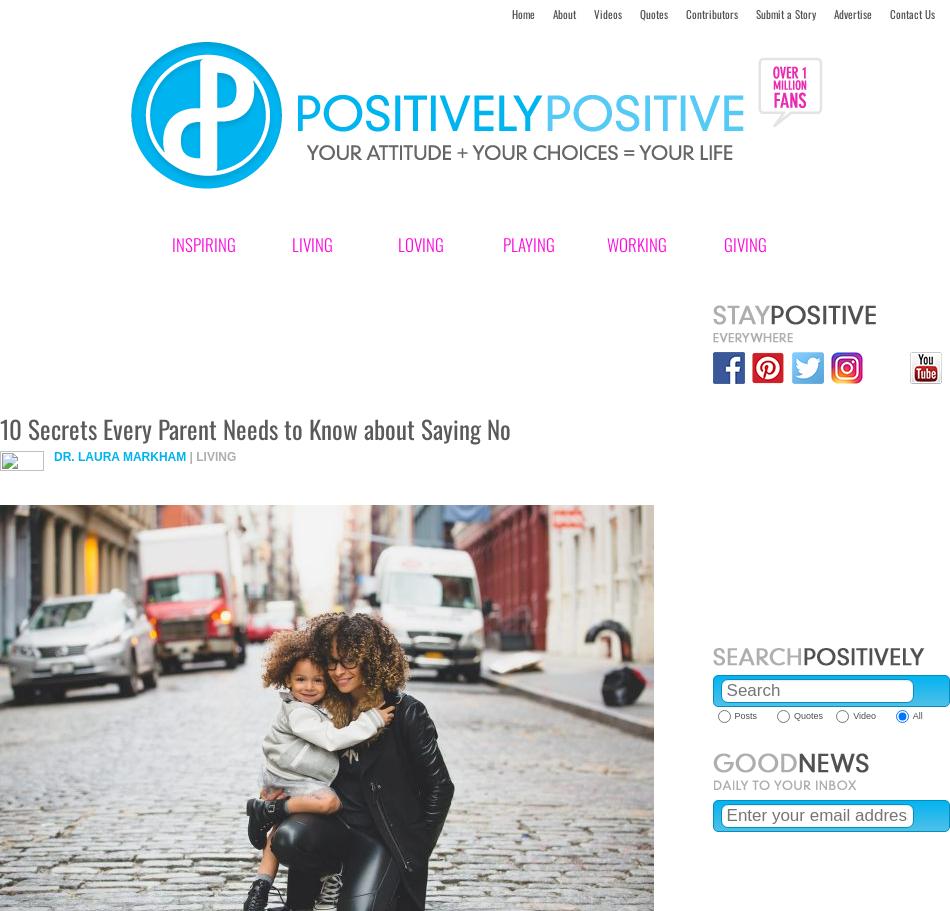 The width and height of the screenshot is (950, 911). I want to click on 'All', so click(911, 715).